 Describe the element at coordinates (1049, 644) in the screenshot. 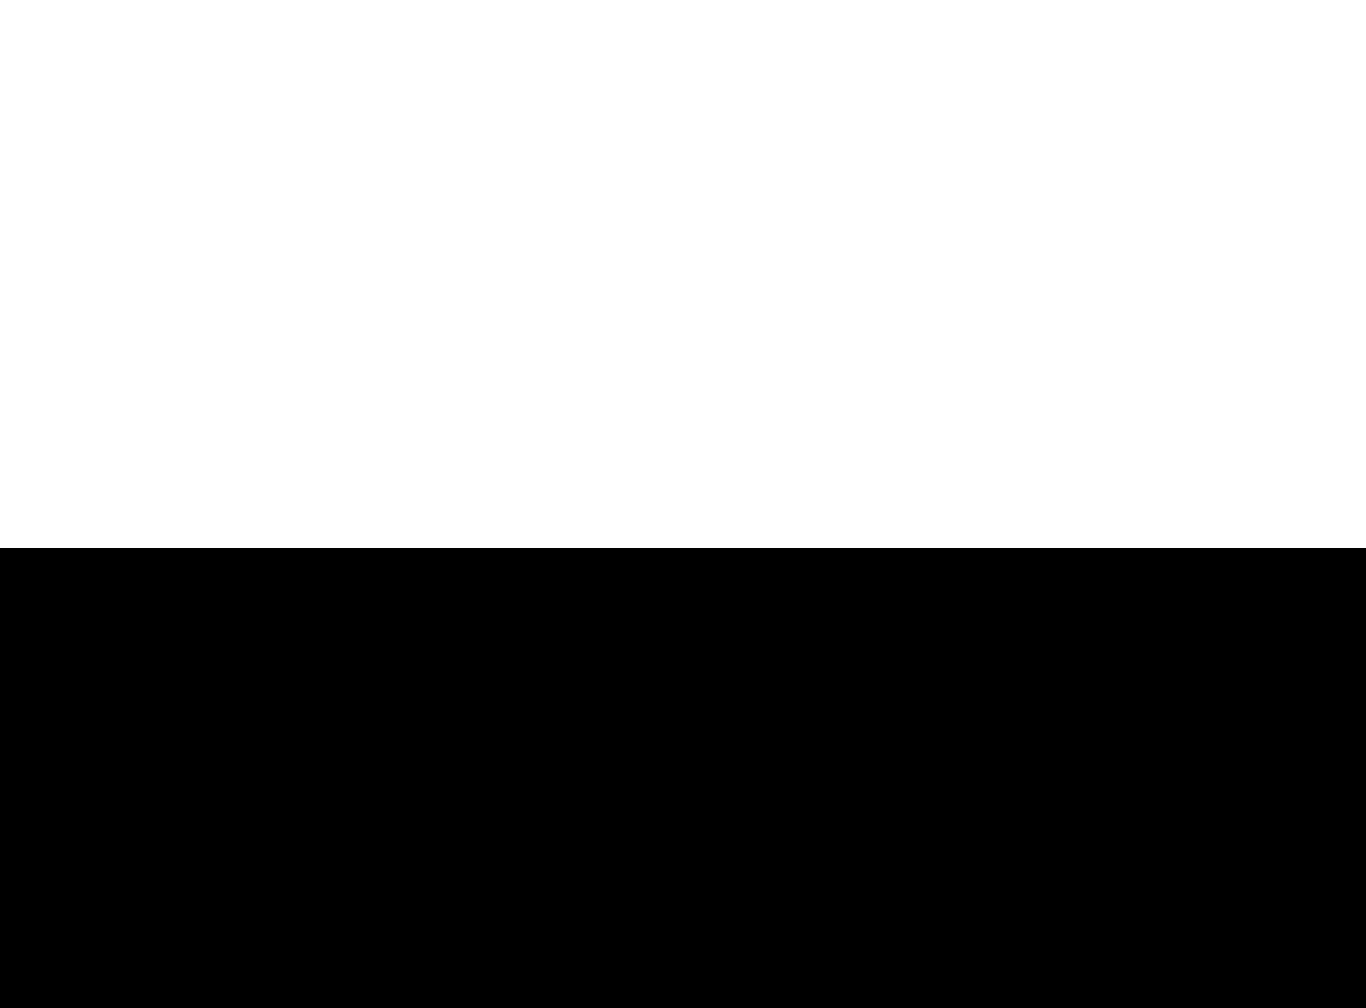

I see `'Partner with us'` at that location.